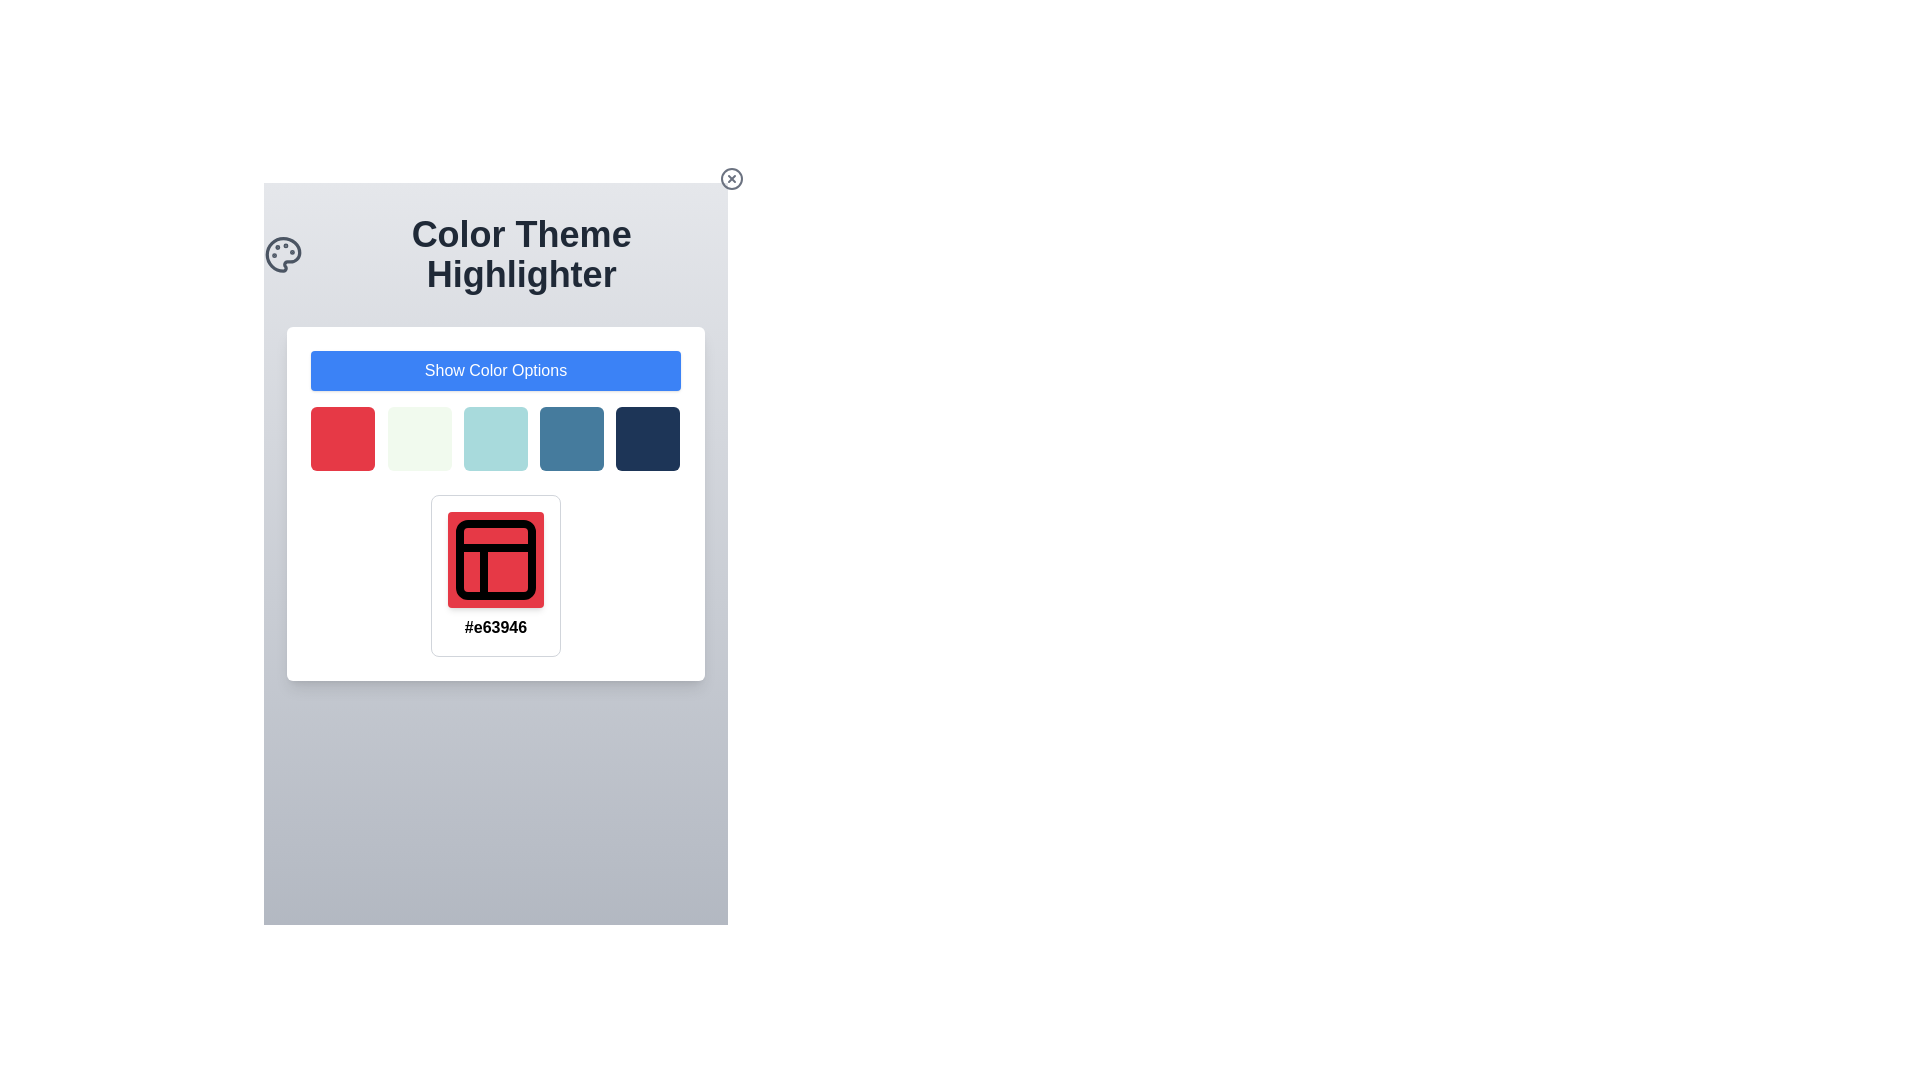  I want to click on the square icon with a red background and black outlines that is centered above the bold text '#e63946', so click(495, 559).